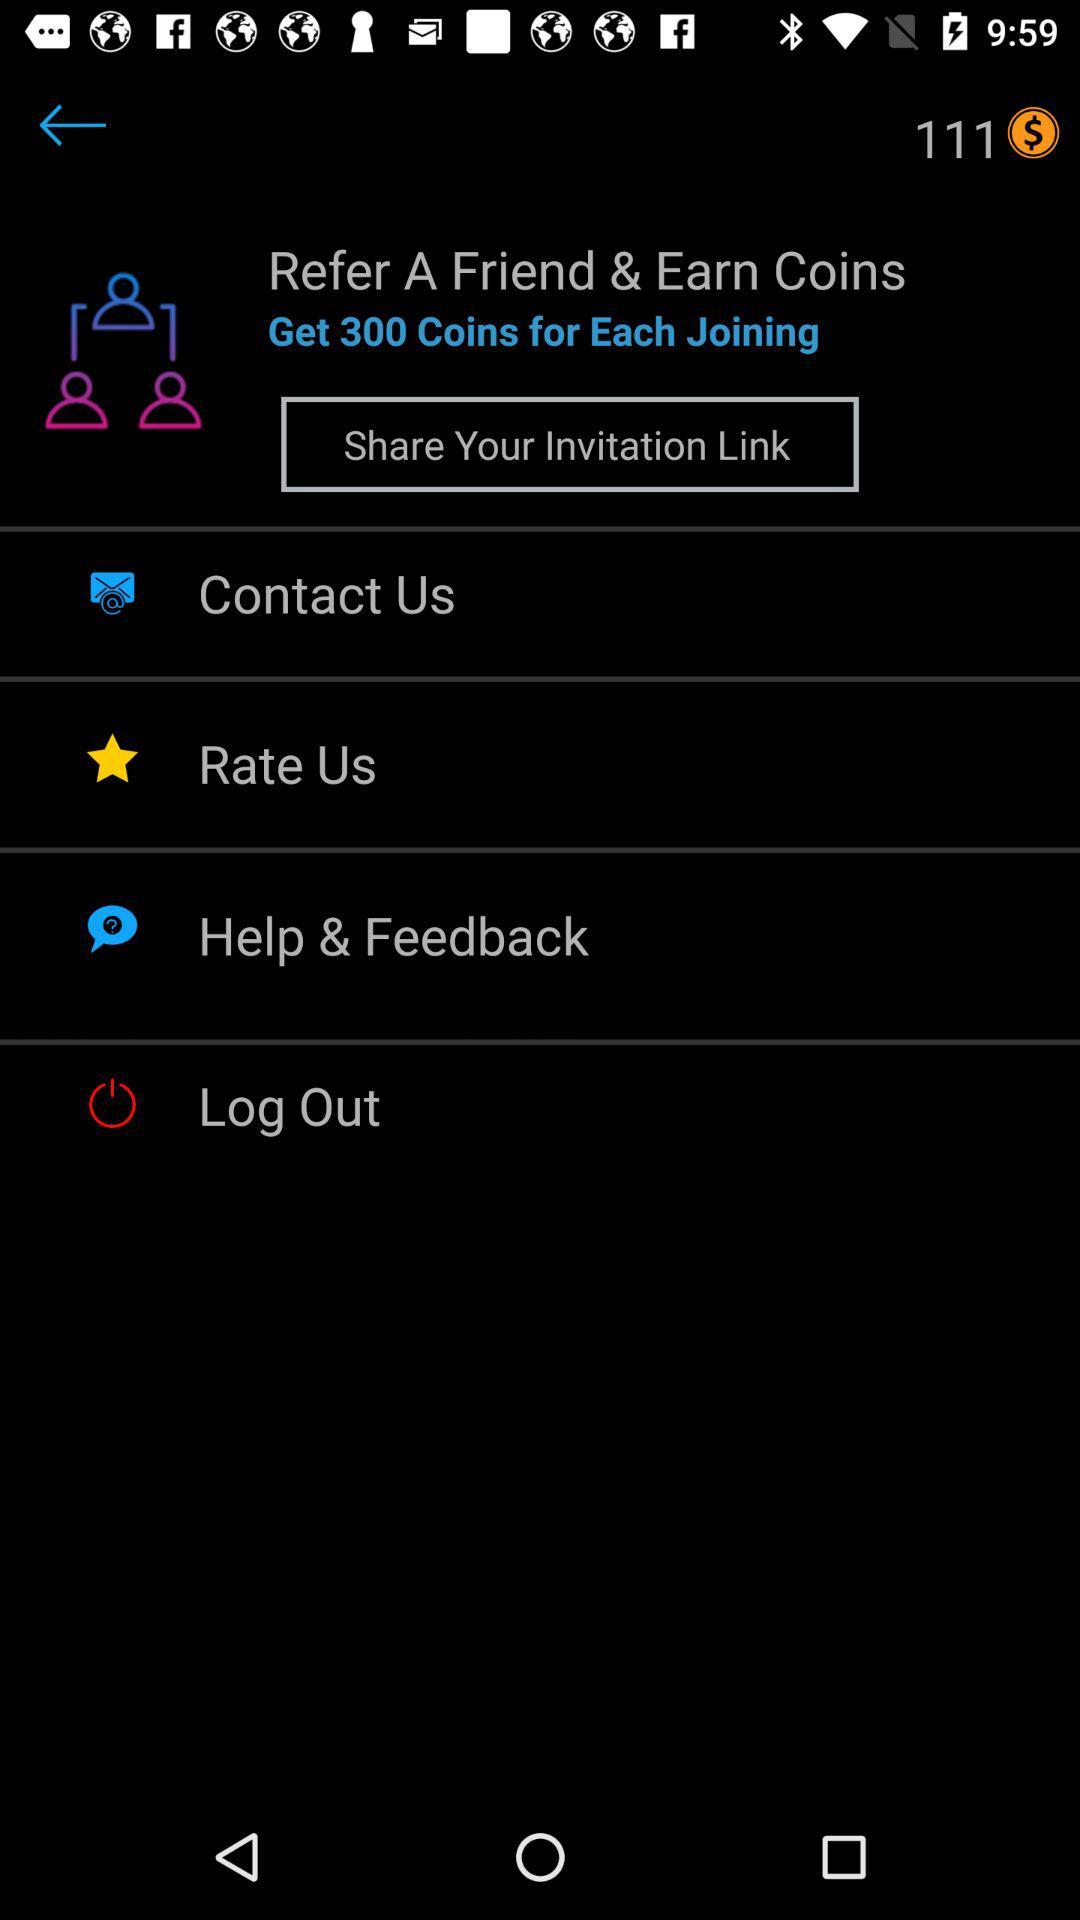 Image resolution: width=1080 pixels, height=1920 pixels. Describe the element at coordinates (123, 363) in the screenshot. I see `image left to refer a friend  earn coins` at that location.